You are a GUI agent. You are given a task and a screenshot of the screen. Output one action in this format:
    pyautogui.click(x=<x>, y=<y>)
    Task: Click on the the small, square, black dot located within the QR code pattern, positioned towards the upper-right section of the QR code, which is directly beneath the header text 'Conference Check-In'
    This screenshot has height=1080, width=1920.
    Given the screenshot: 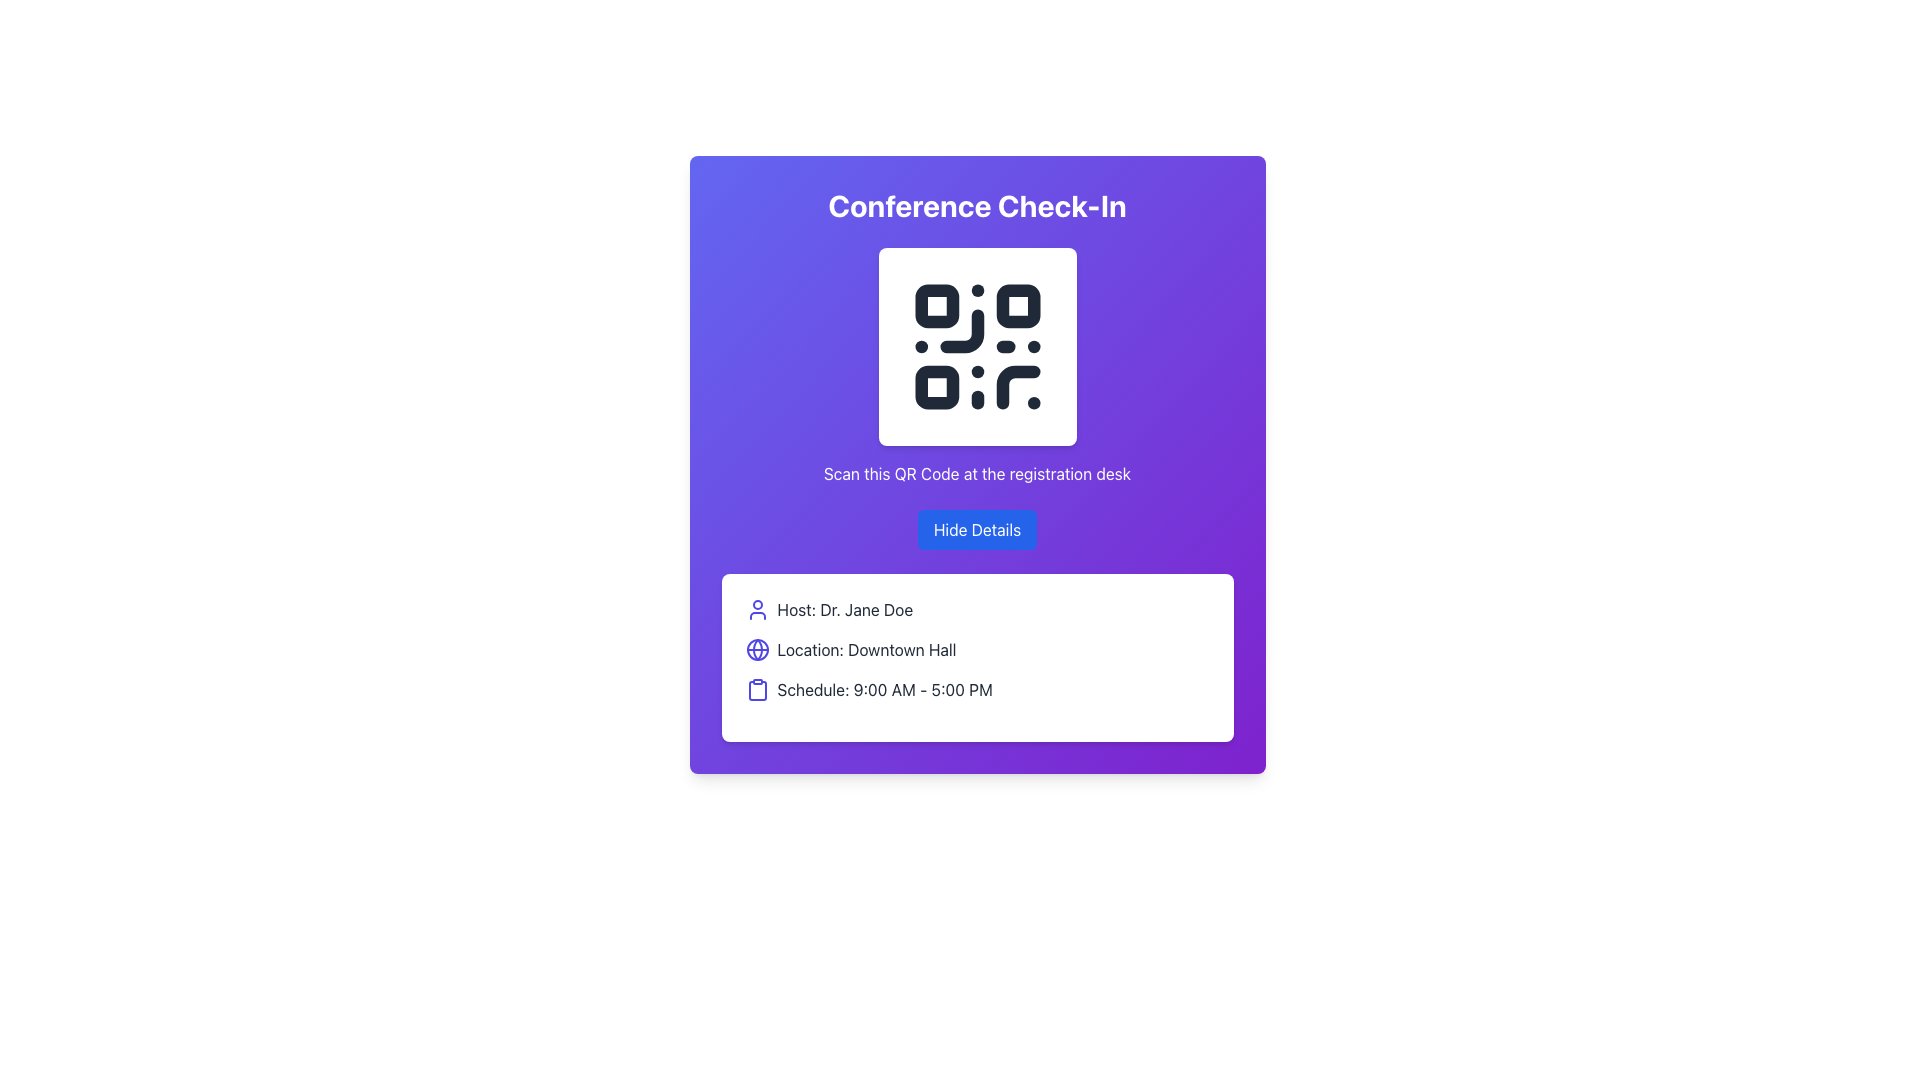 What is the action you would take?
    pyautogui.click(x=1018, y=306)
    